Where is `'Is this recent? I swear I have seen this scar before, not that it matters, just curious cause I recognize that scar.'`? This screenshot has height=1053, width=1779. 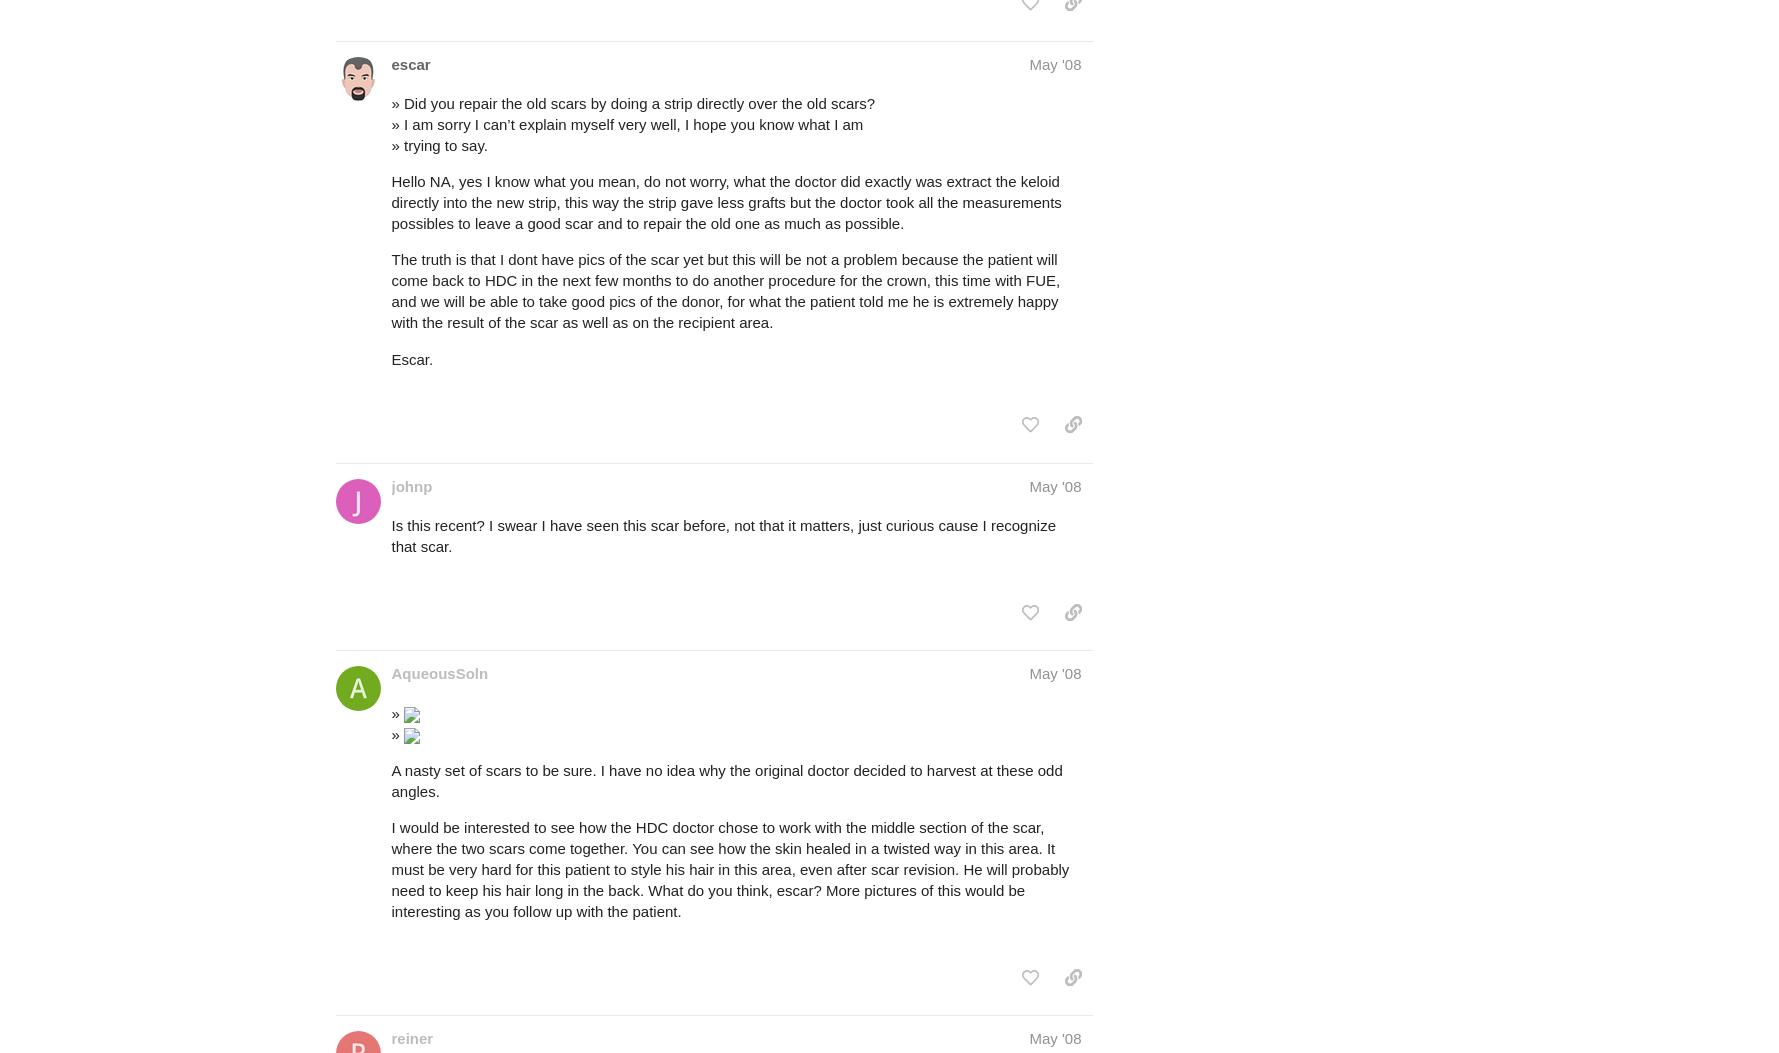
'Is this recent? I swear I have seen this scar before, not that it matters, just curious cause I recognize that scar.' is located at coordinates (390, 534).